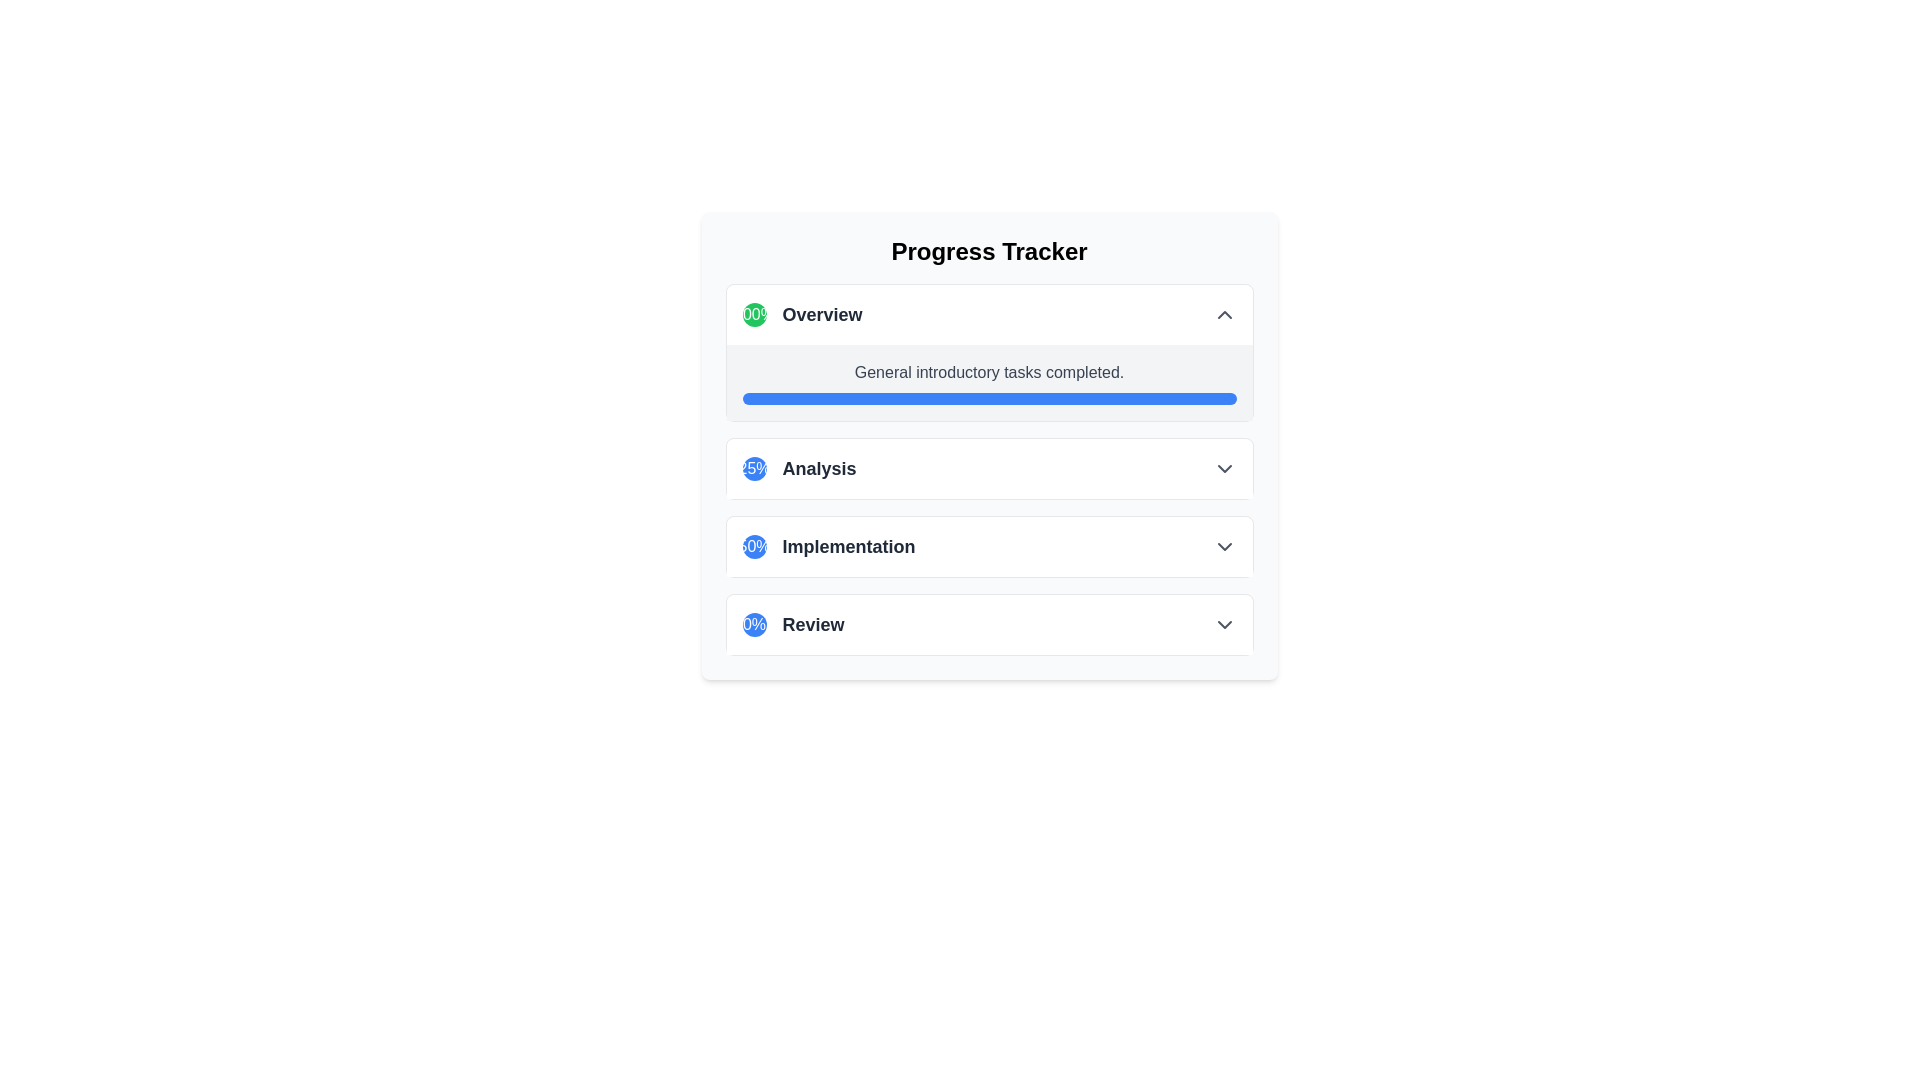 The image size is (1920, 1080). Describe the element at coordinates (989, 398) in the screenshot. I see `the fully filled blue progress bar indicating completion of all introductory tasks, located beneath the text 'General introductory tasks completed.'` at that location.